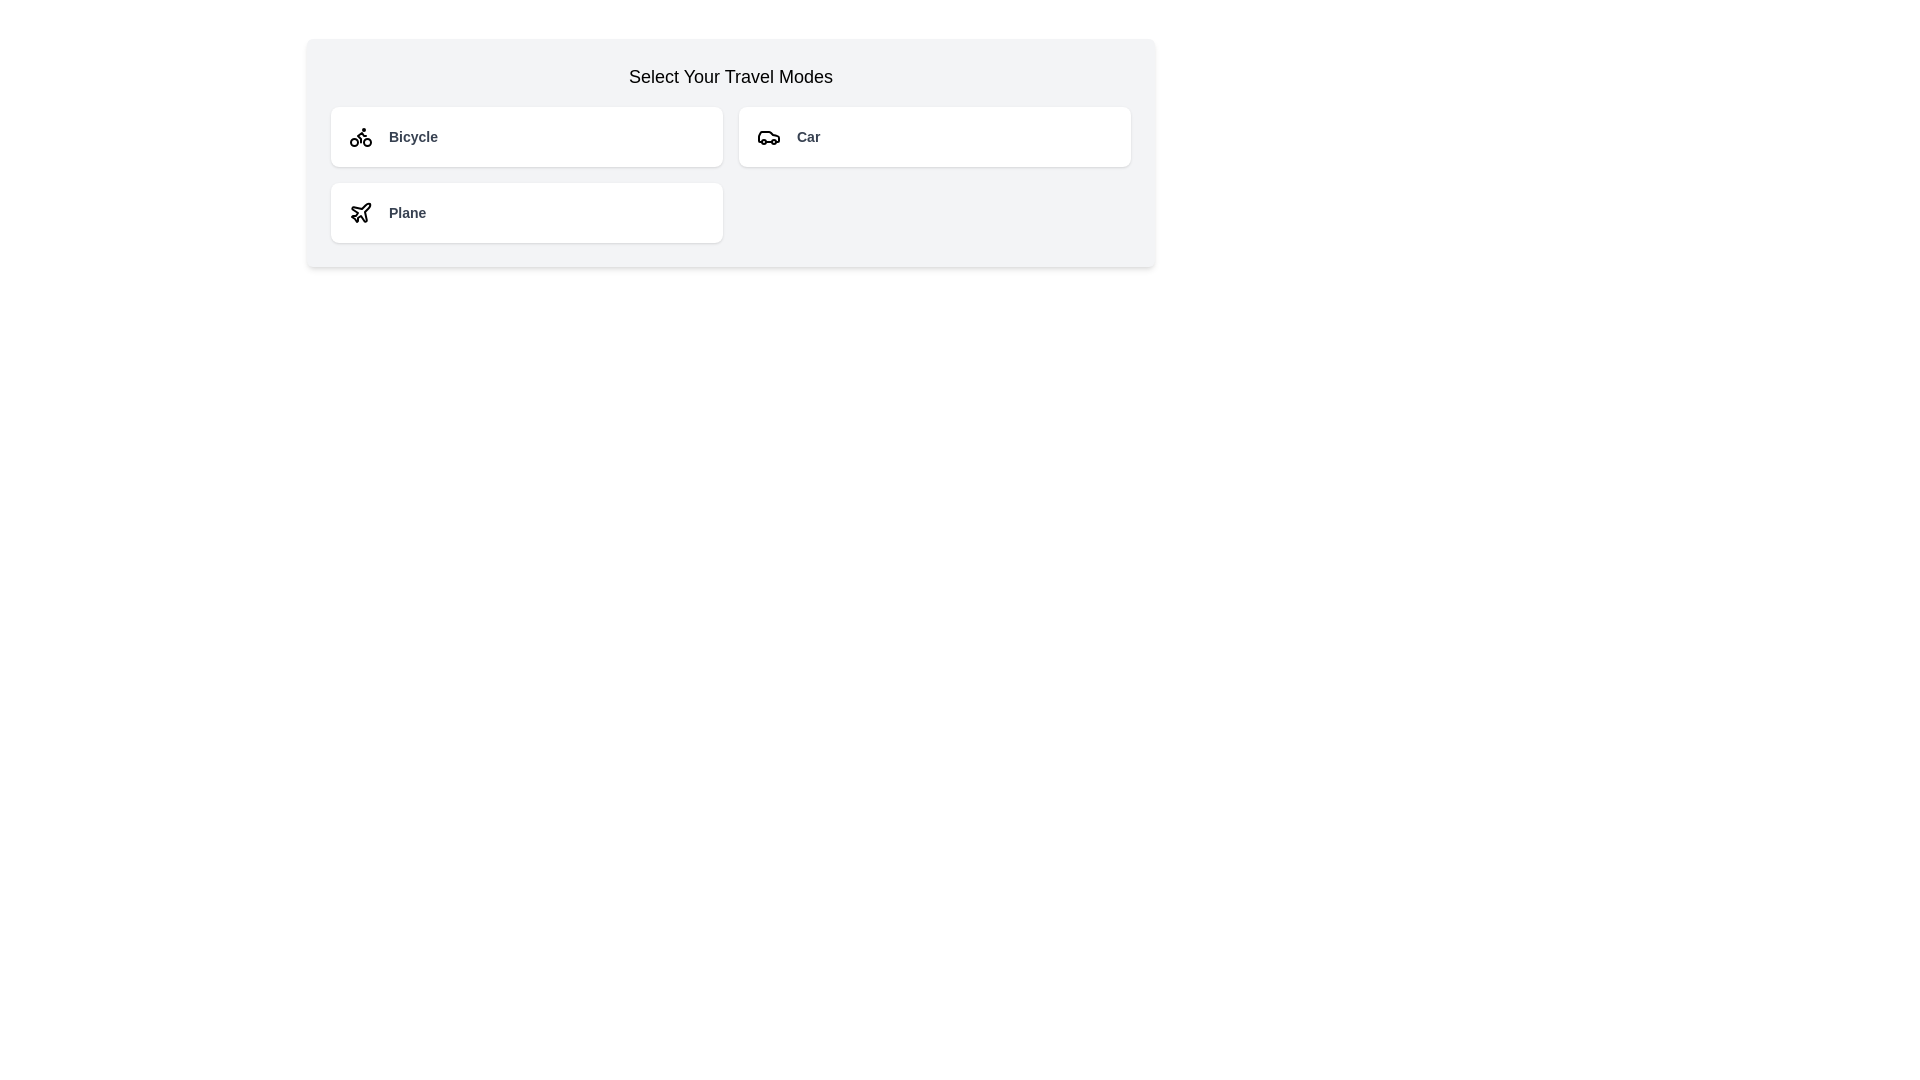  I want to click on the car SVG icon located within the upper-right card, positioned to the left of the 'Car' label, so click(767, 136).